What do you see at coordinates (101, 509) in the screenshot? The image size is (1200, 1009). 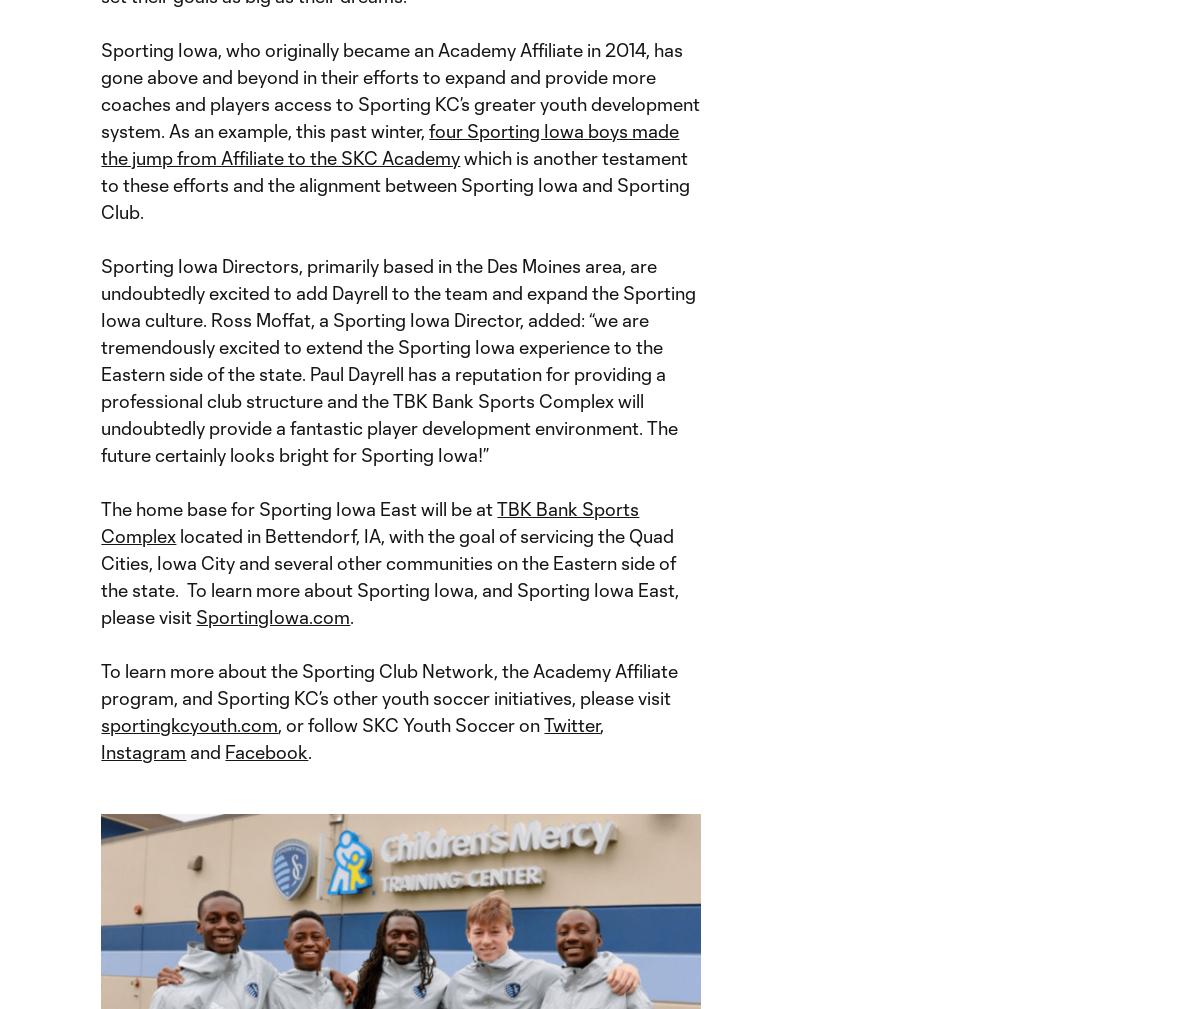 I see `'The home base for Sporting Iowa East will be at'` at bounding box center [101, 509].